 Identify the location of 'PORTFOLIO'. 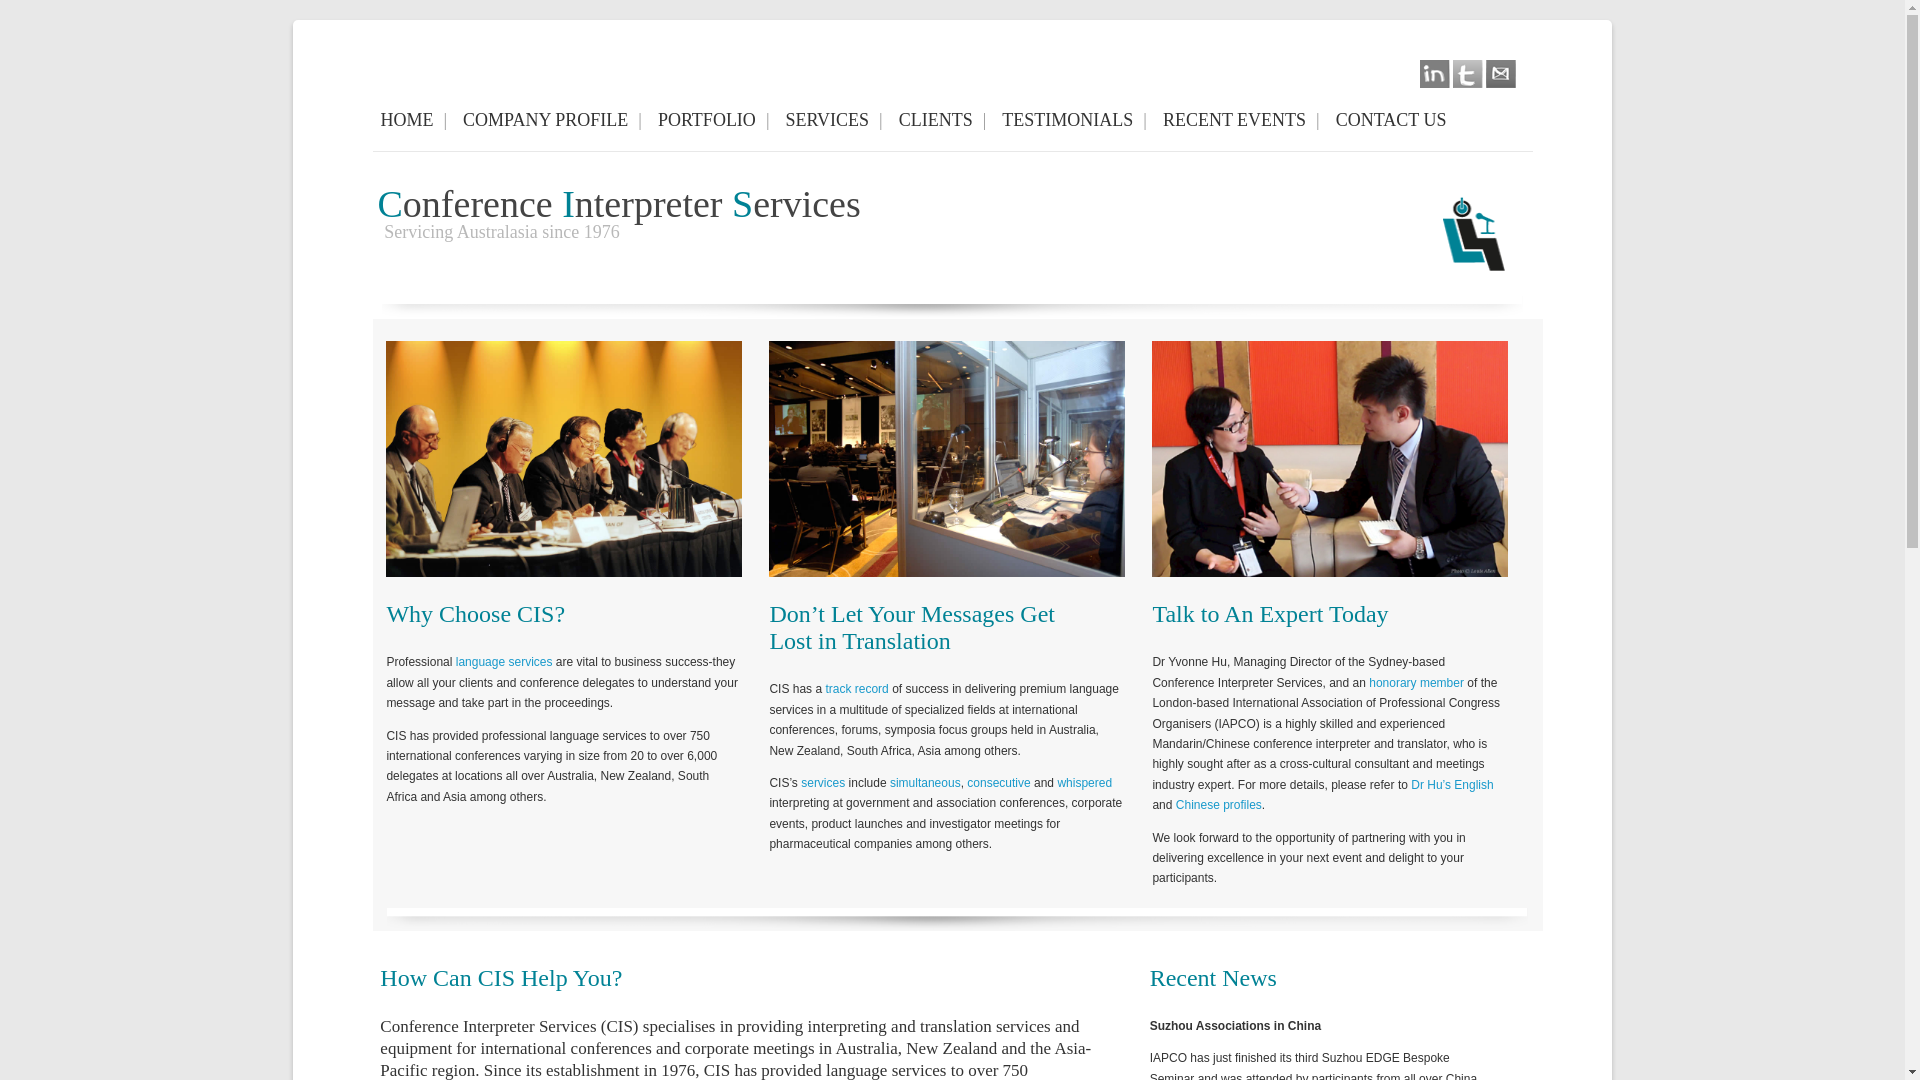
(714, 120).